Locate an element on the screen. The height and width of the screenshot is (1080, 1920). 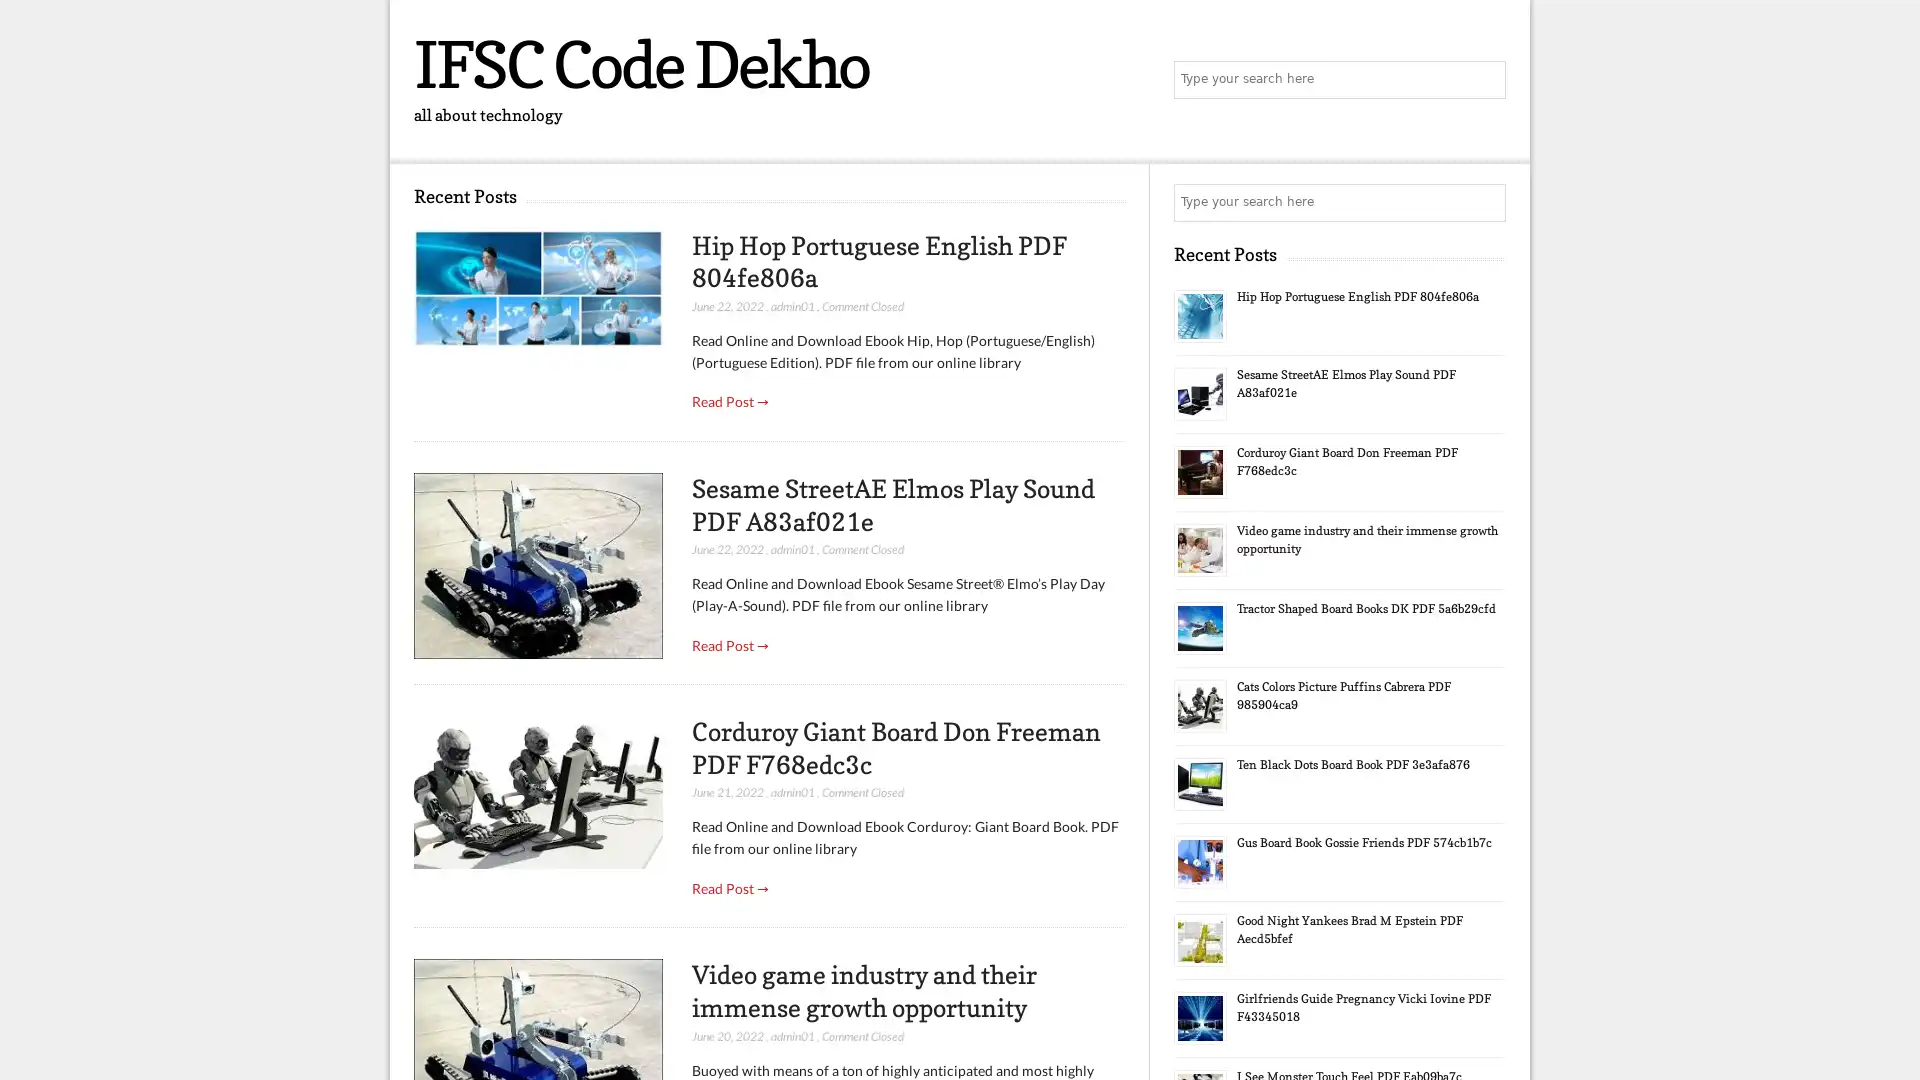
Search is located at coordinates (1485, 80).